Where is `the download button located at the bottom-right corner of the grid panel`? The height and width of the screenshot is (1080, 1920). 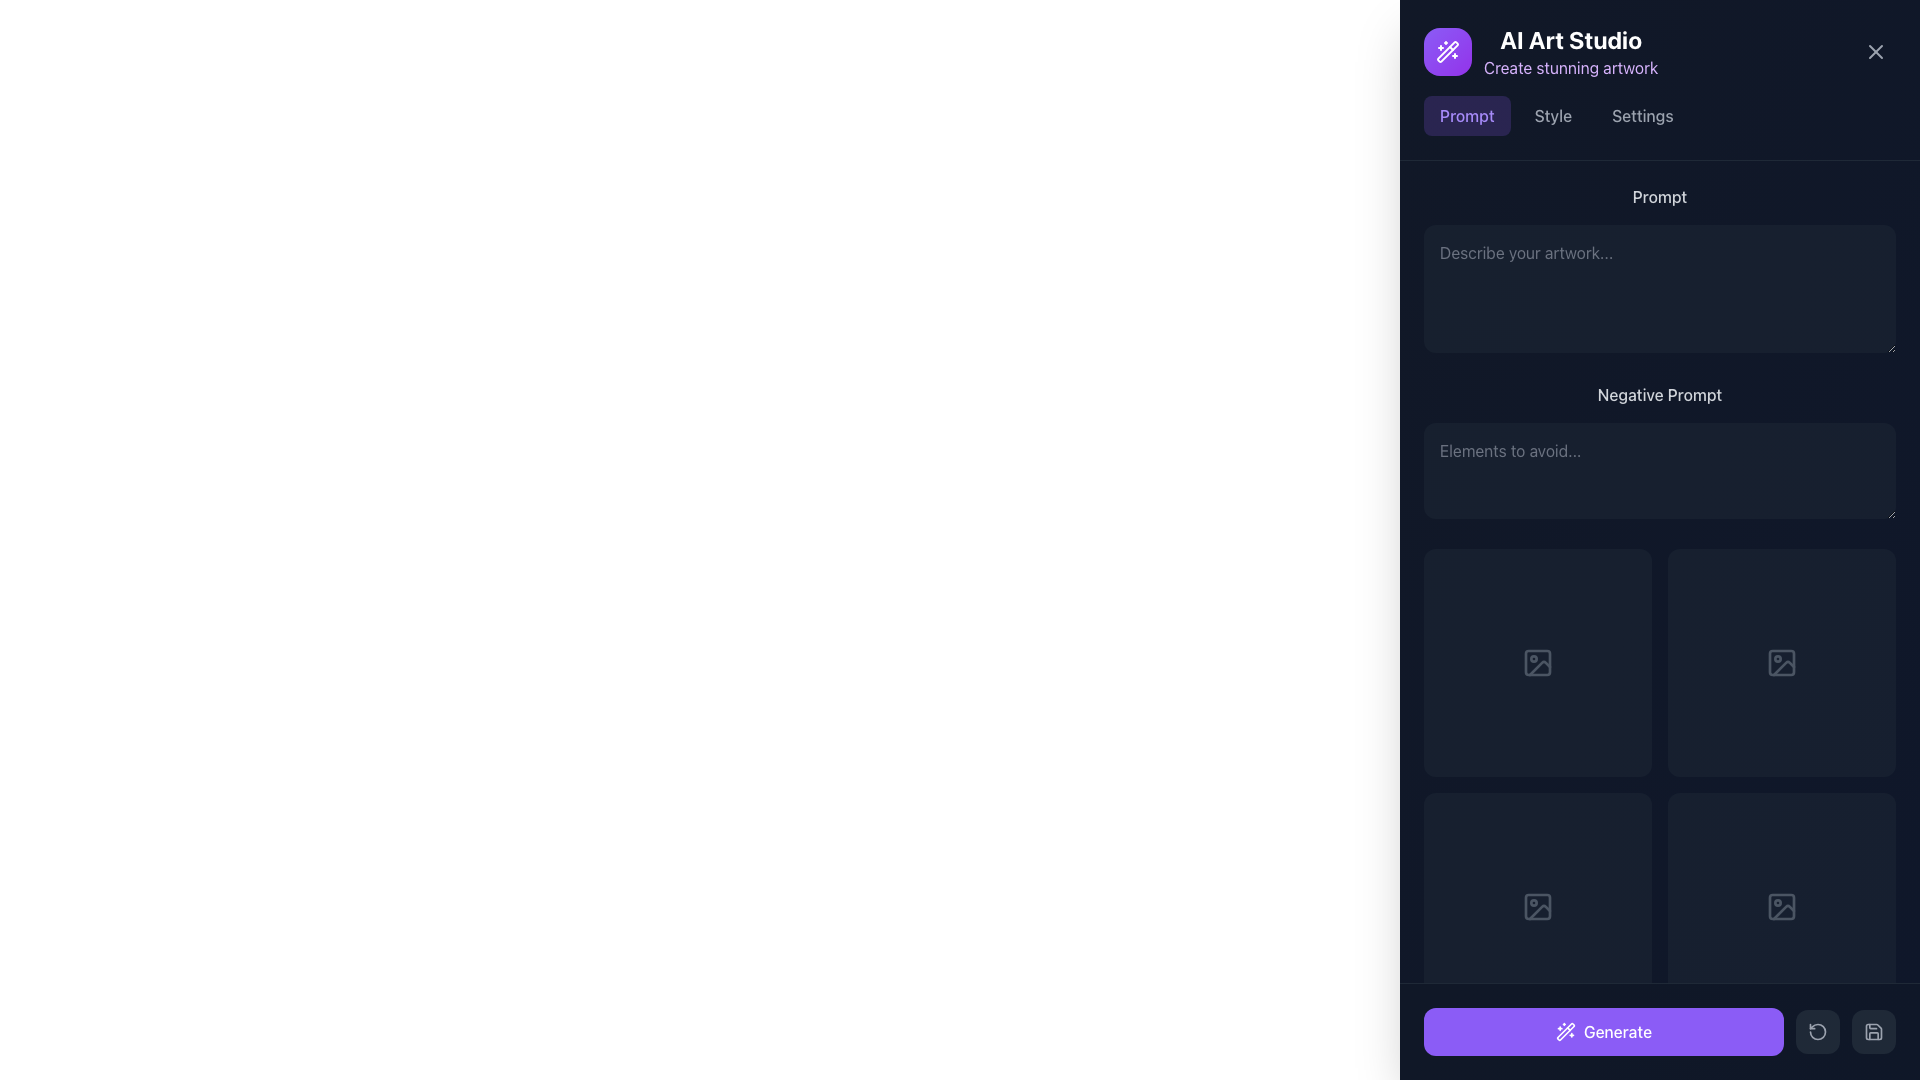 the download button located at the bottom-right corner of the grid panel is located at coordinates (1808, 906).